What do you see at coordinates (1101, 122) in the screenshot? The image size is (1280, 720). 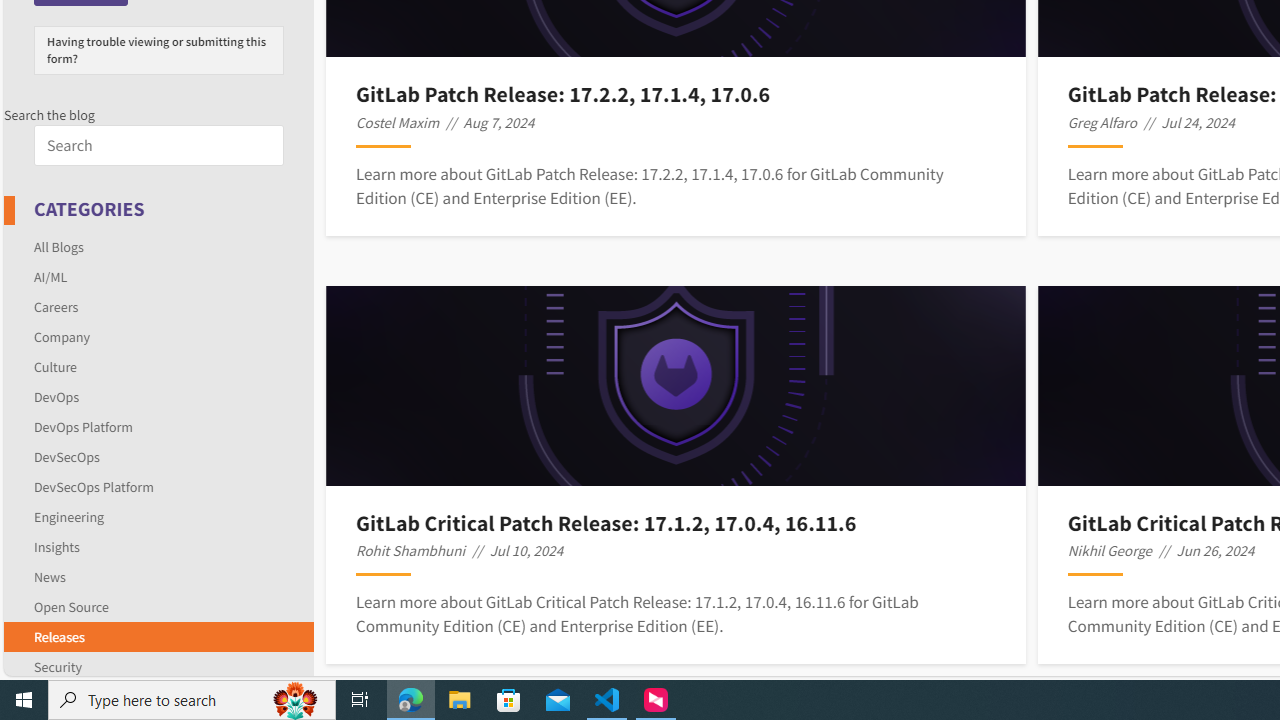 I see `'Greg Alfaro'` at bounding box center [1101, 122].